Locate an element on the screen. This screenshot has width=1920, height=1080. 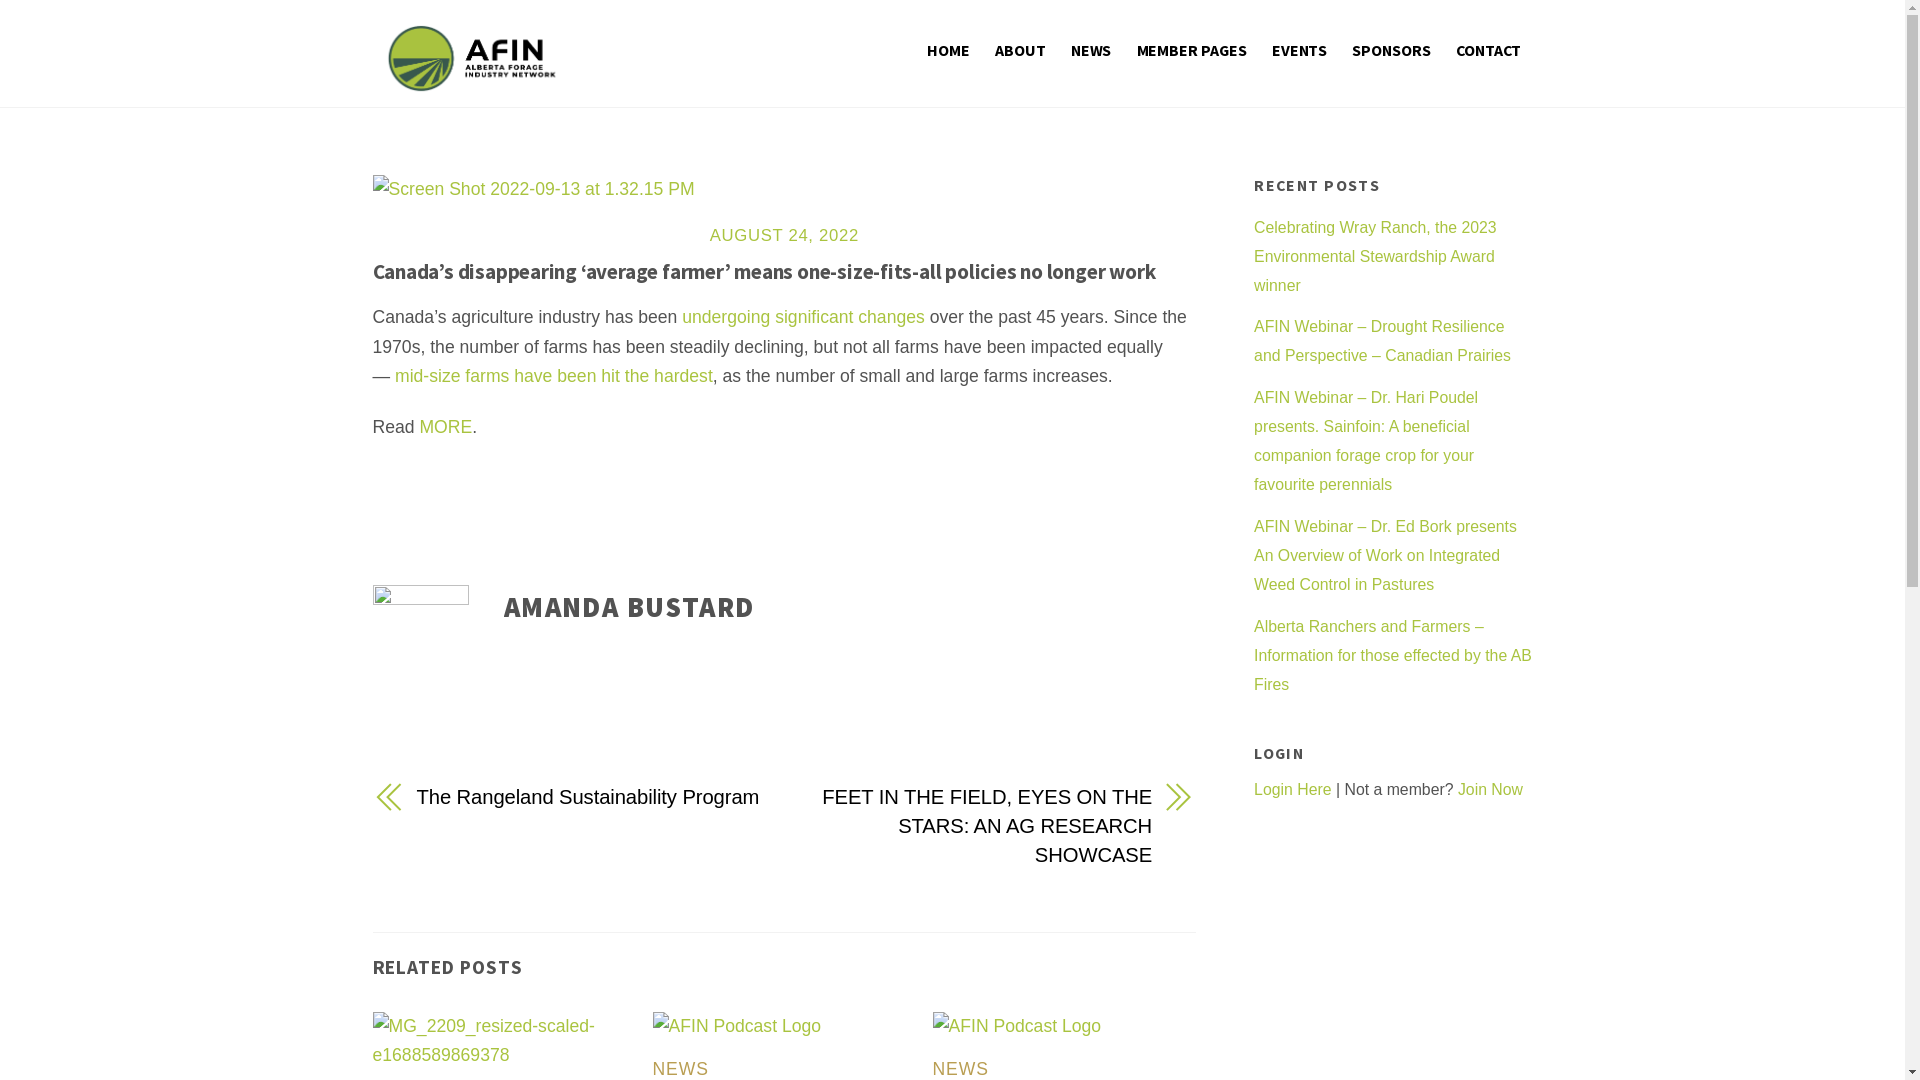
'MORE' is located at coordinates (444, 426).